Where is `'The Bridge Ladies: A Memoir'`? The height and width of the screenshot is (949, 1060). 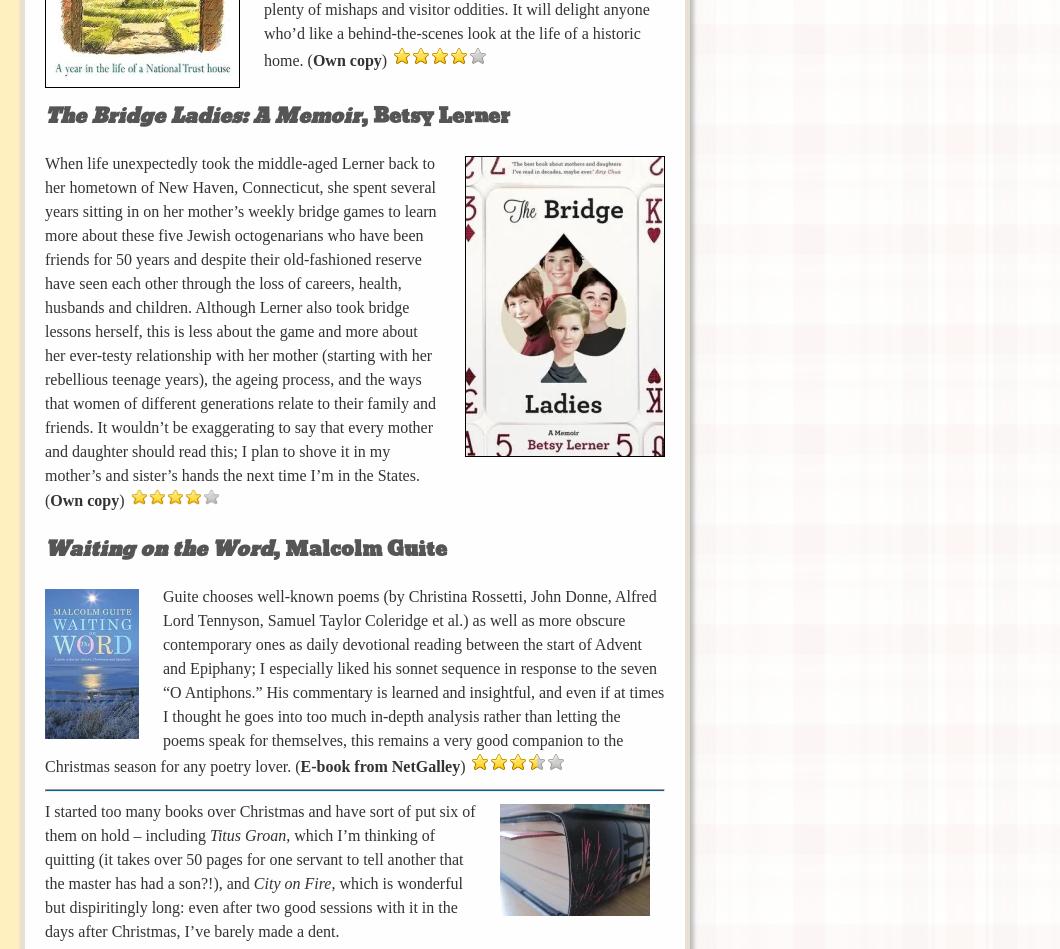
'The Bridge Ladies: A Memoir' is located at coordinates (201, 115).